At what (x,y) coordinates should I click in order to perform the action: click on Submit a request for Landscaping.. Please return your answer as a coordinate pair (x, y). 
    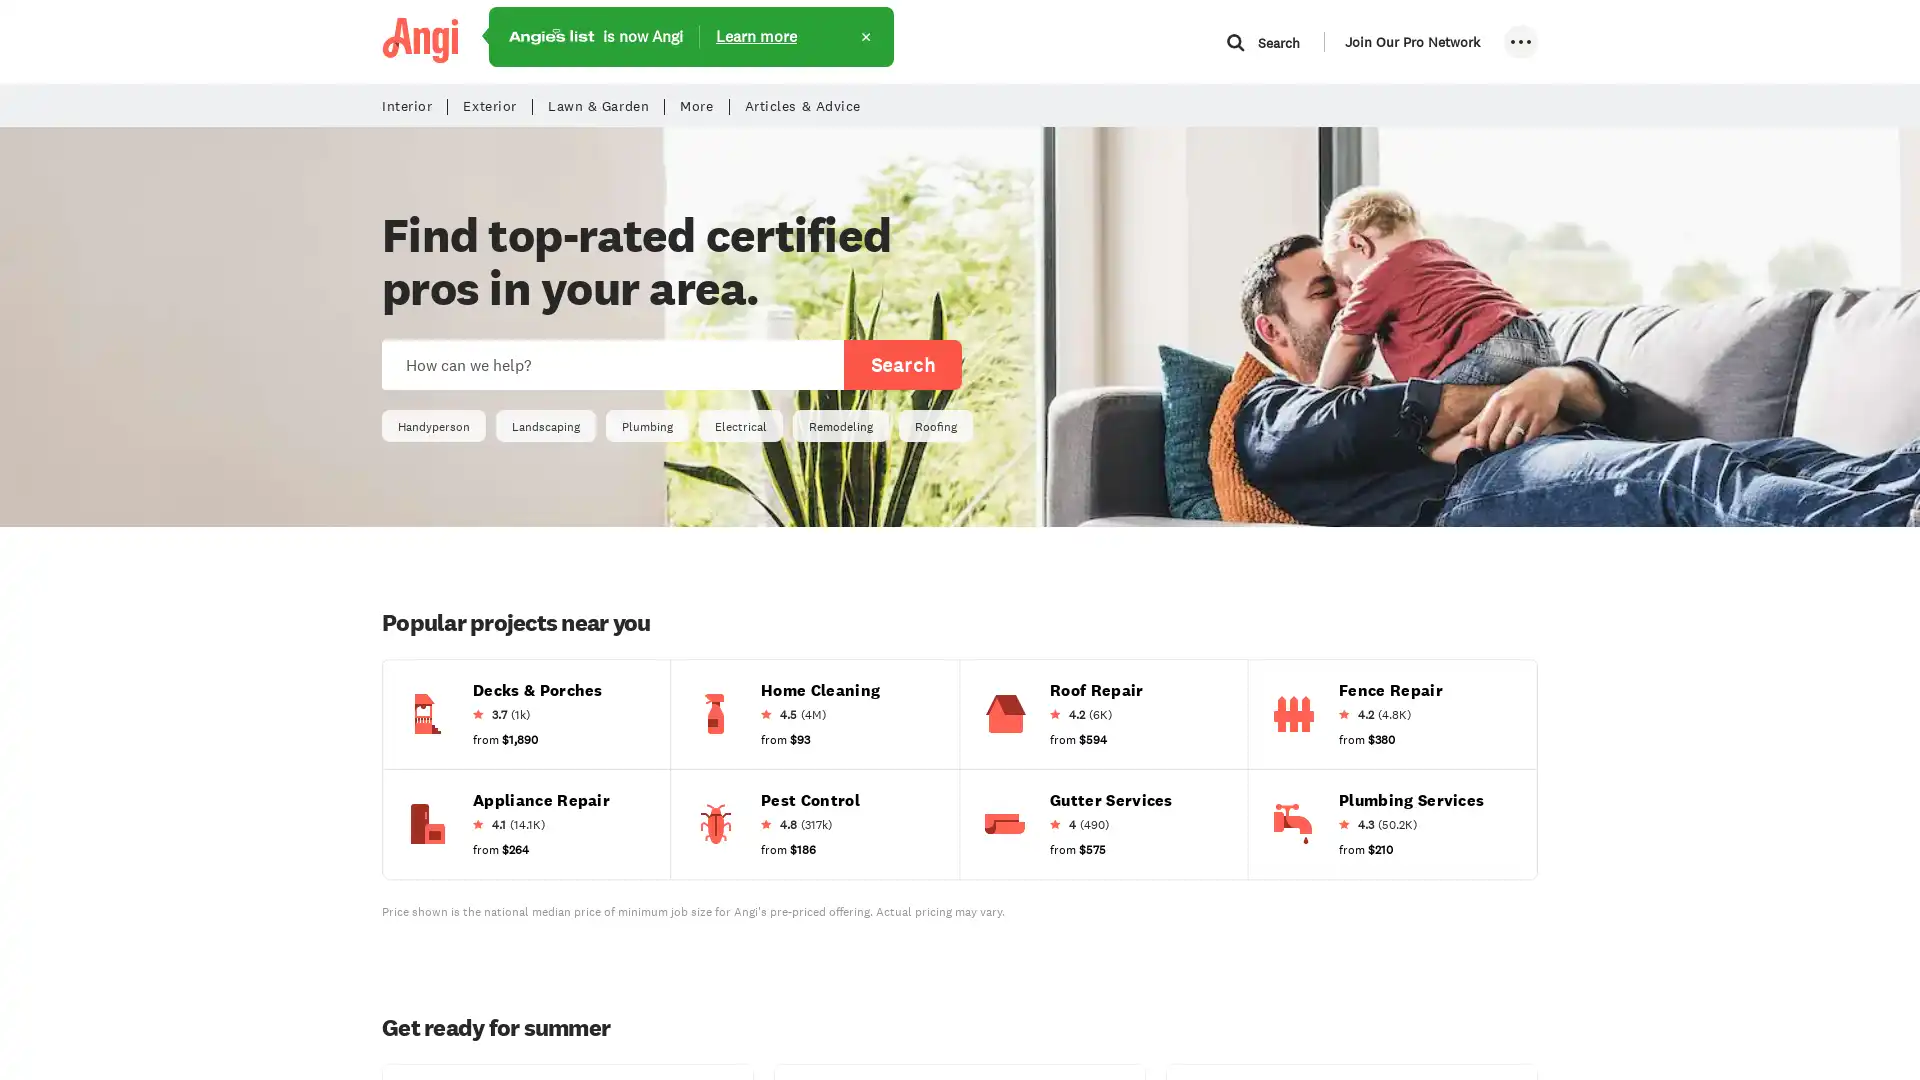
    Looking at the image, I should click on (546, 424).